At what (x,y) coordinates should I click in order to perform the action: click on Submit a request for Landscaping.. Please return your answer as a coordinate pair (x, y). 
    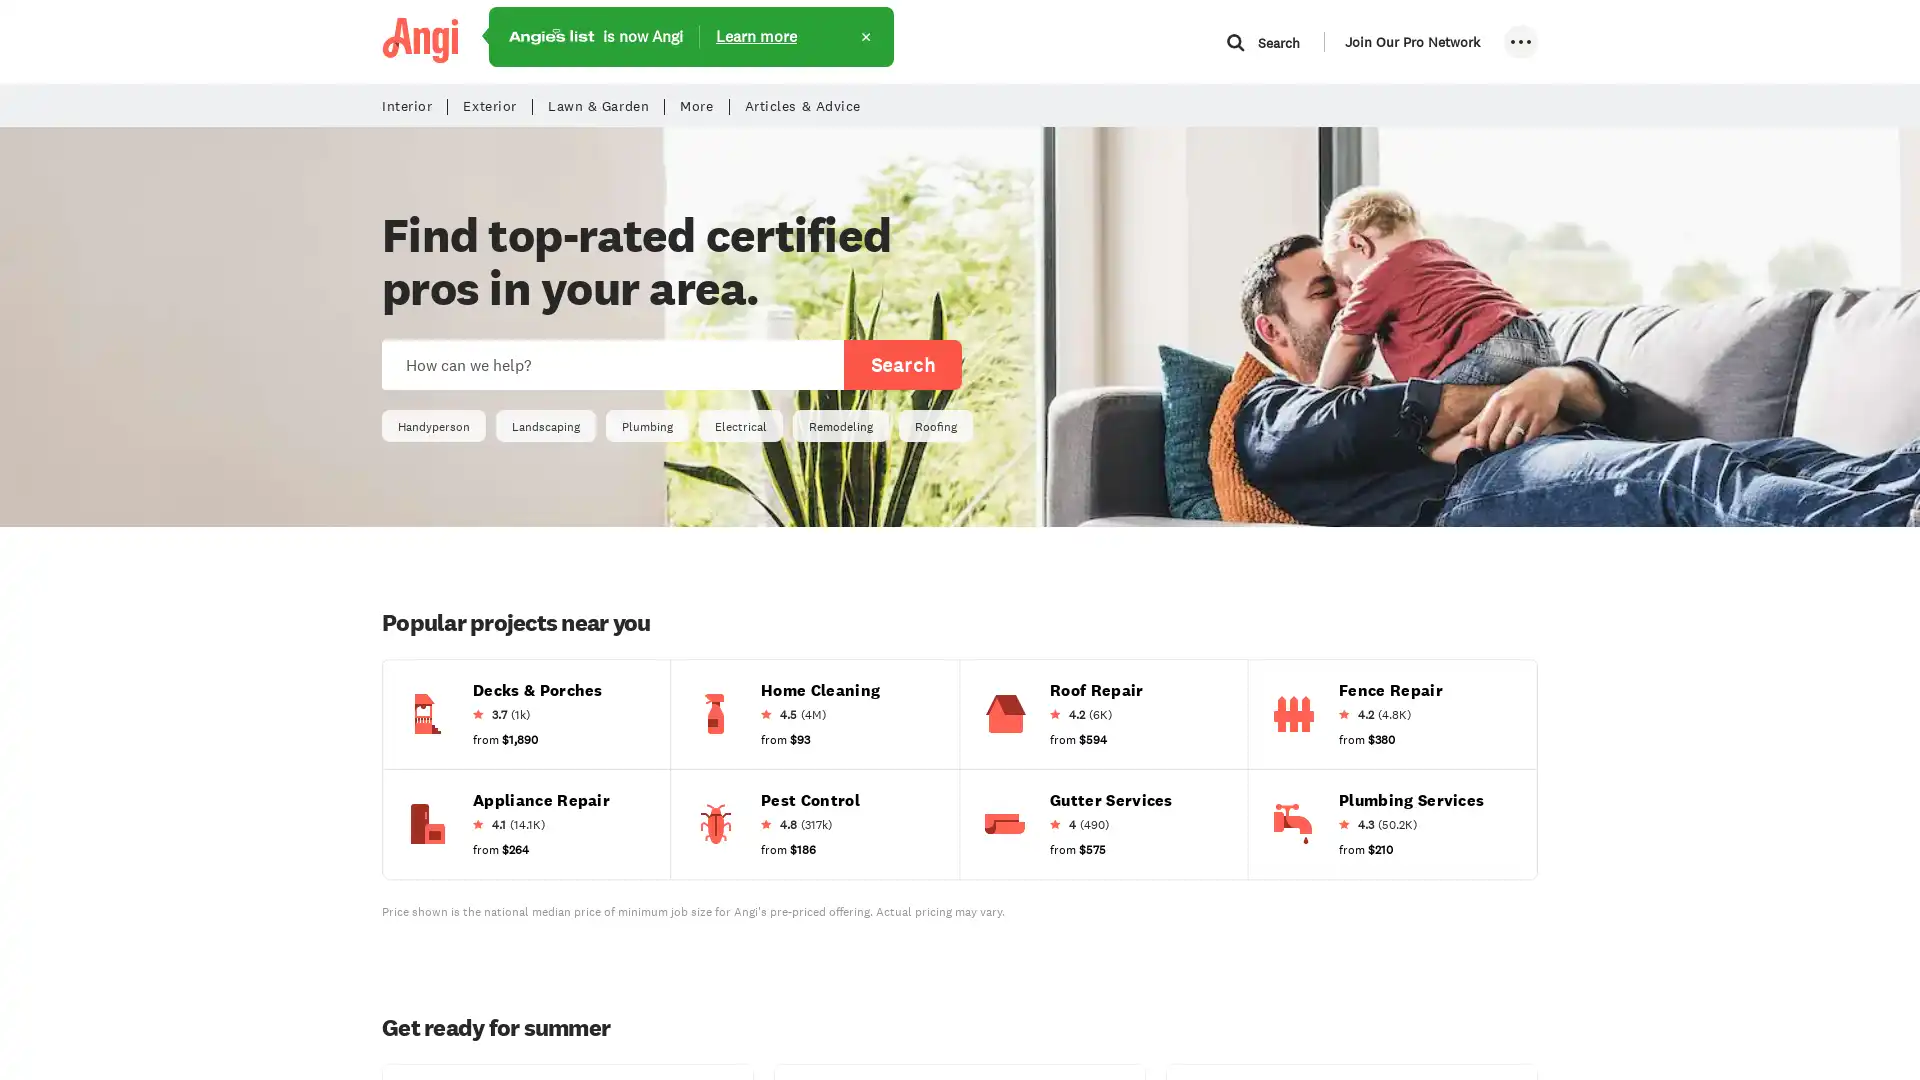
    Looking at the image, I should click on (546, 424).